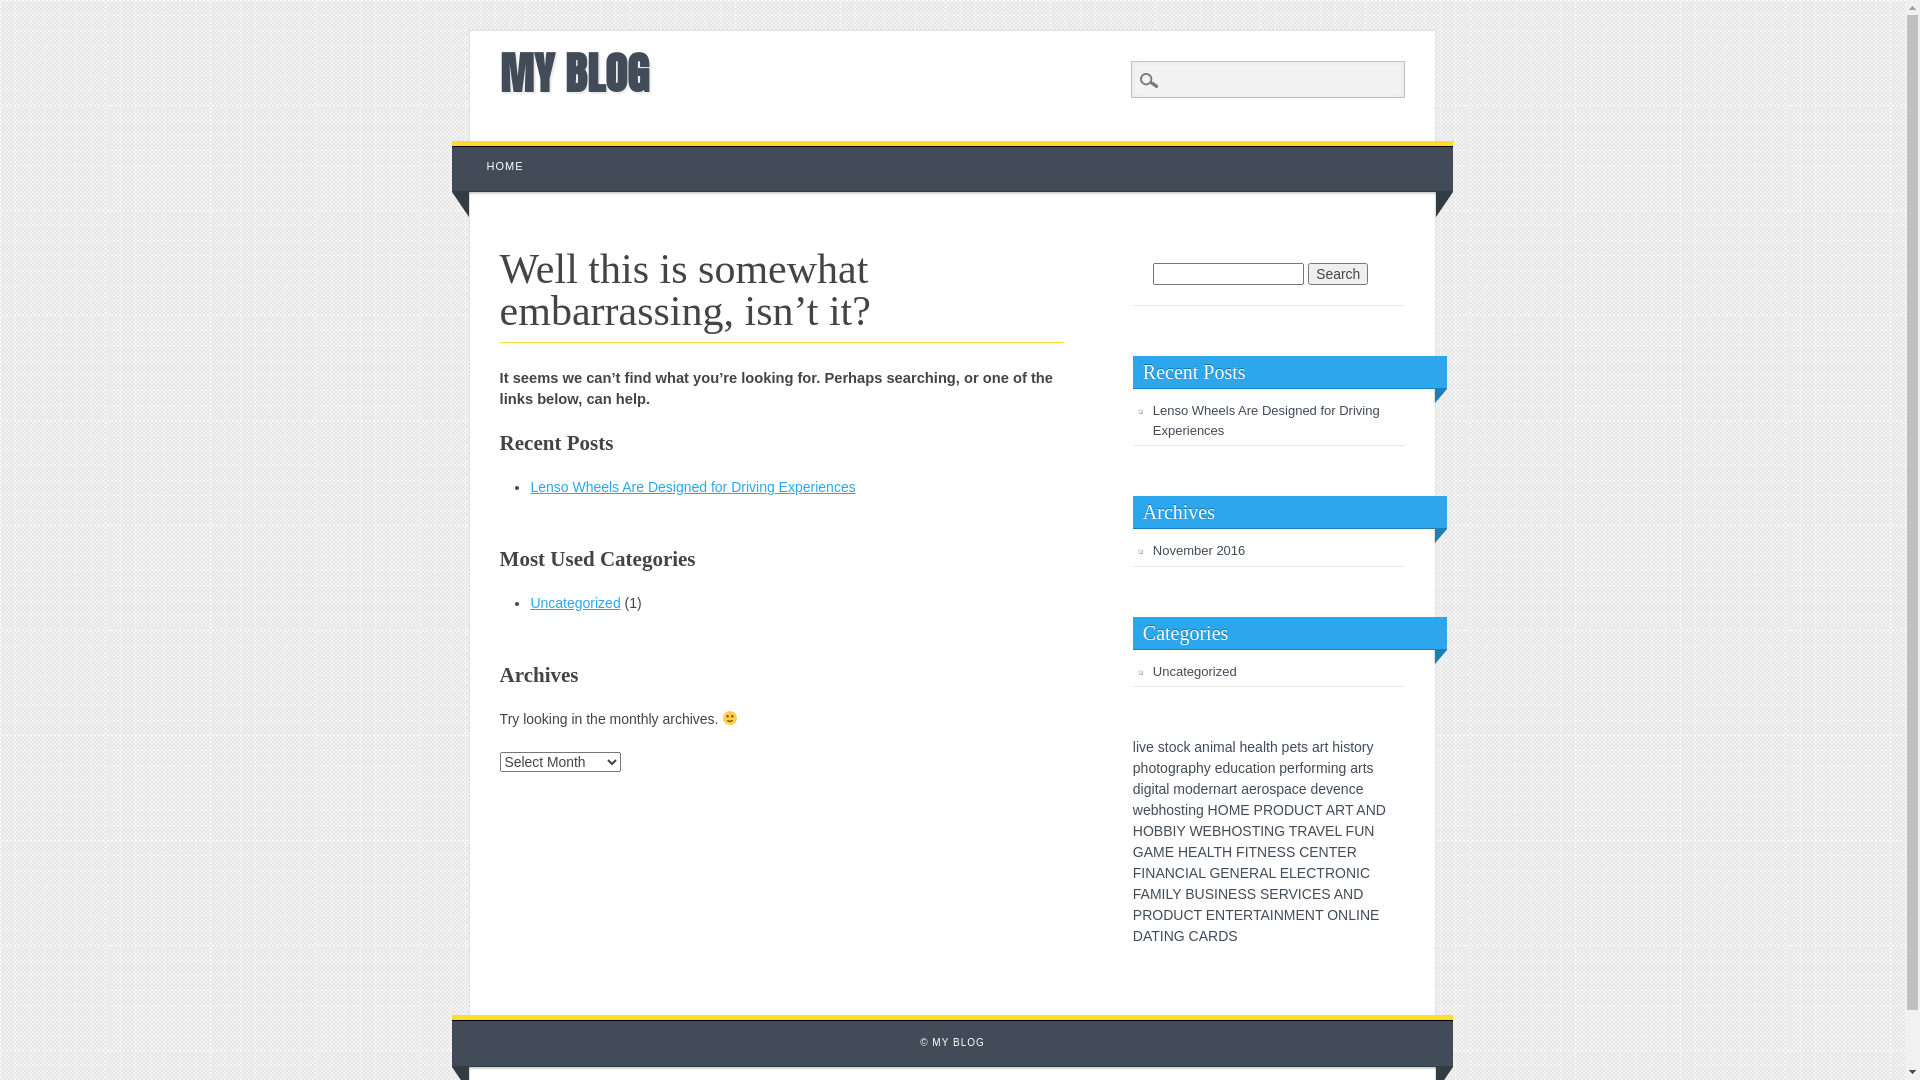 The width and height of the screenshot is (1920, 1080). What do you see at coordinates (1325, 893) in the screenshot?
I see `'S'` at bounding box center [1325, 893].